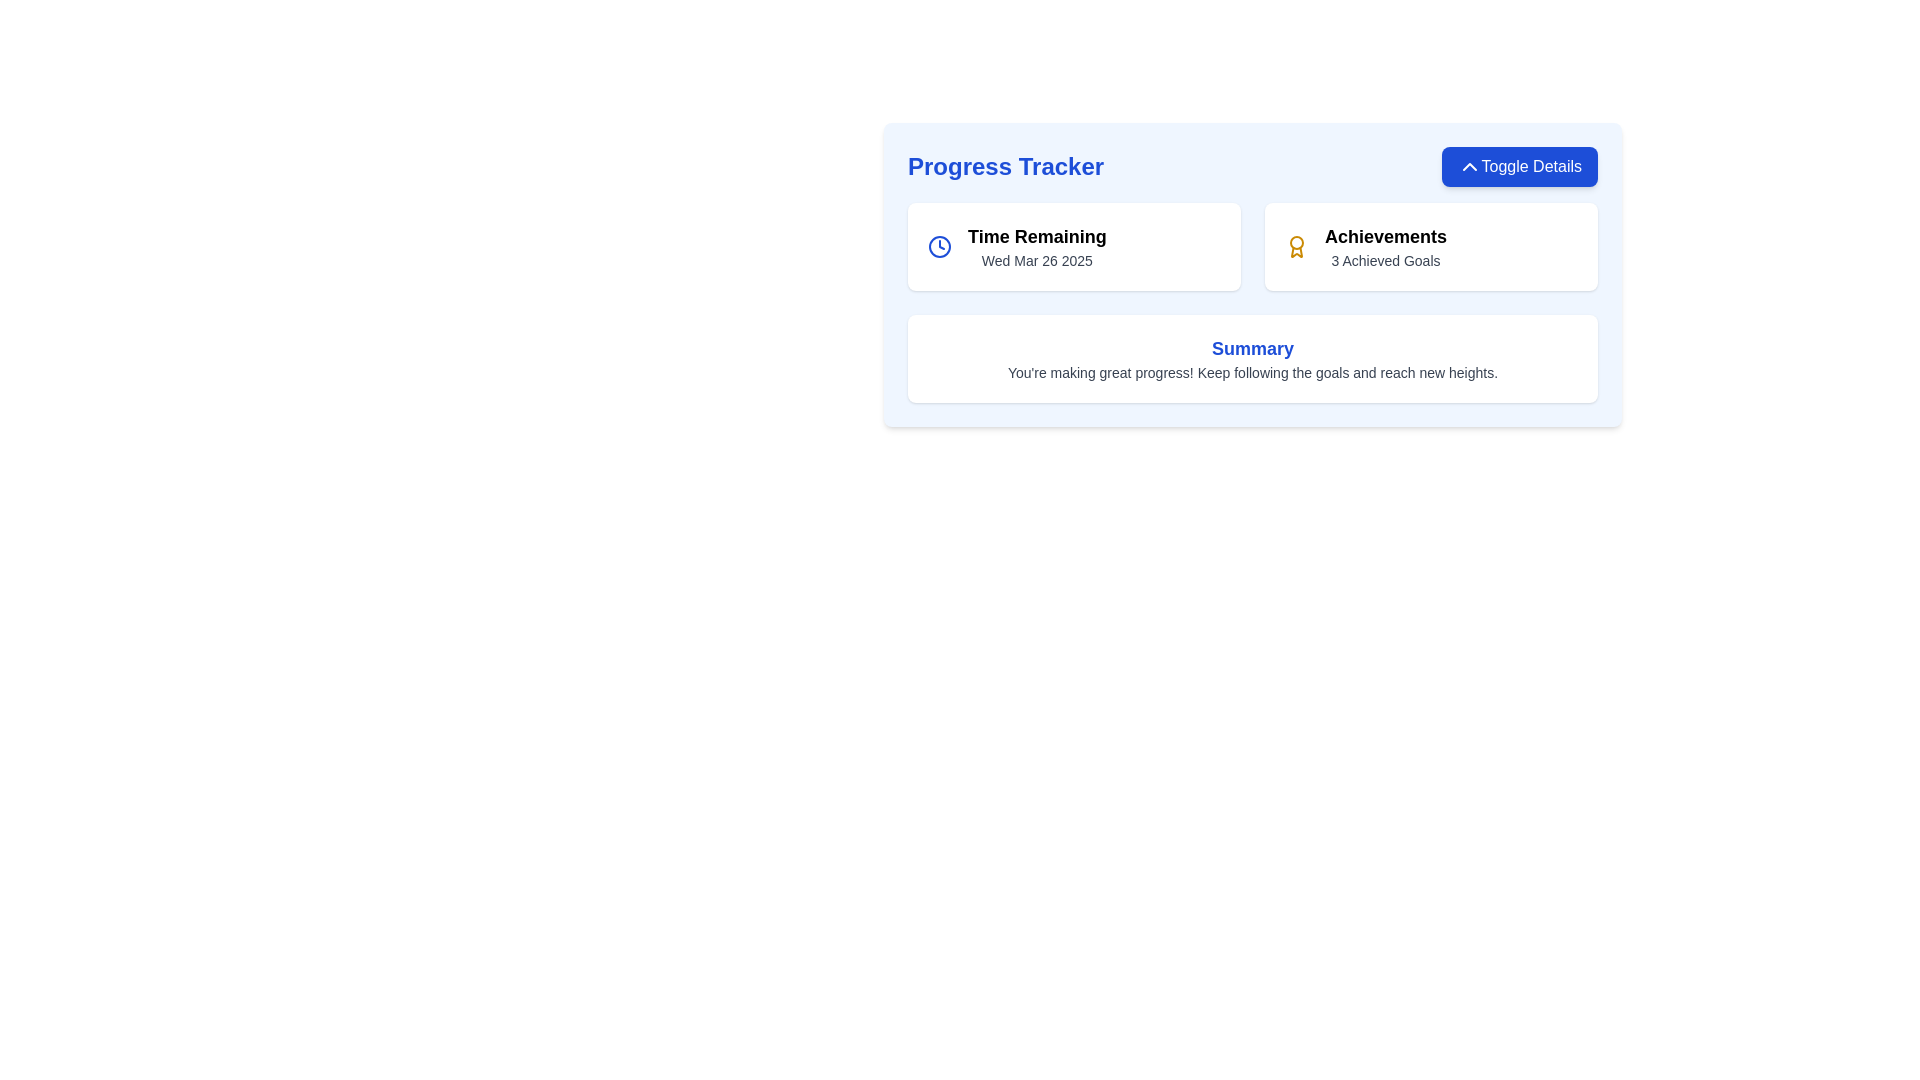 The image size is (1920, 1080). What do you see at coordinates (1296, 242) in the screenshot?
I see `the circular graphic element of the award badge icon located on the 'Achievements' card in the 'Progress Tracker' section` at bounding box center [1296, 242].